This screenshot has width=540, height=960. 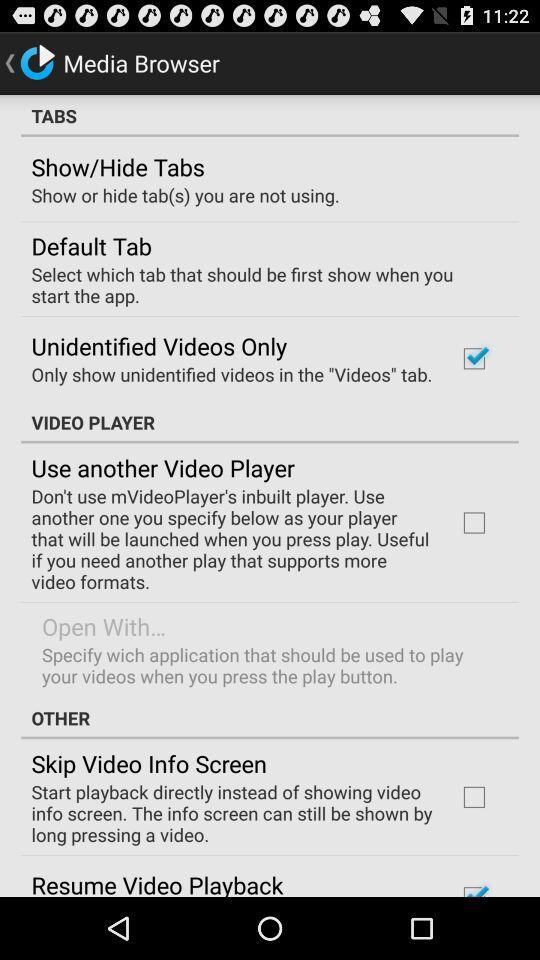 What do you see at coordinates (270, 718) in the screenshot?
I see `the icon below specify wich application` at bounding box center [270, 718].